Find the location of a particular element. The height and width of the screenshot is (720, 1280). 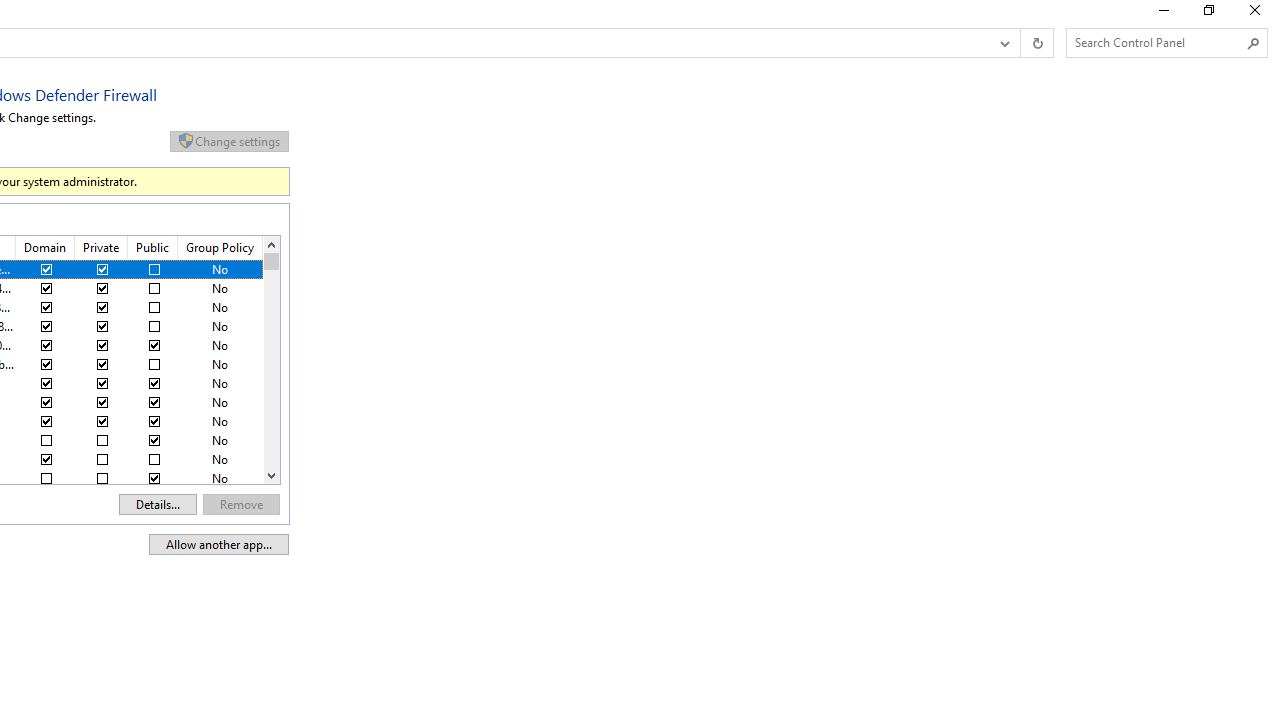

'Restore' is located at coordinates (1207, 15).